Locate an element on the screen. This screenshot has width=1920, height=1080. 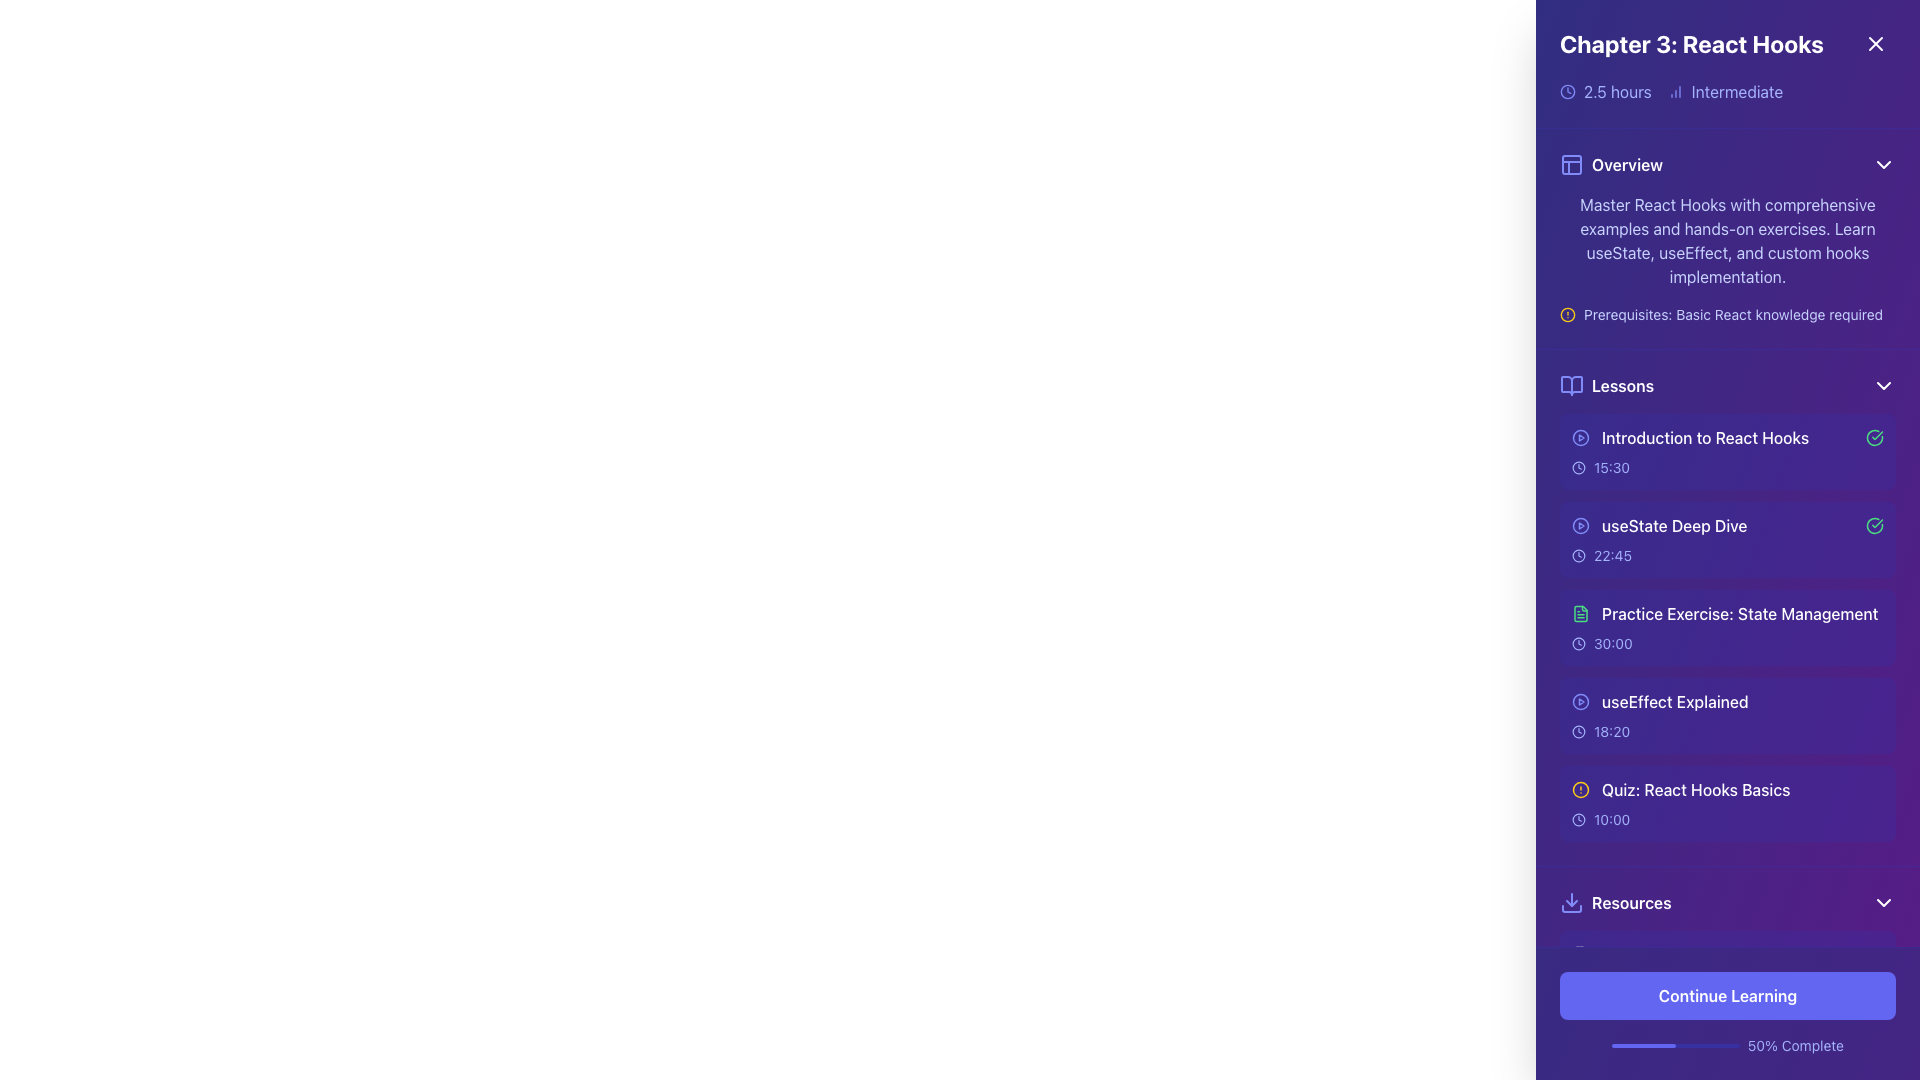
the lesson titled 'useState Deep Dive' located in the 'Lessons' section under 'Chapter 3: React Hooks' is located at coordinates (1727, 524).